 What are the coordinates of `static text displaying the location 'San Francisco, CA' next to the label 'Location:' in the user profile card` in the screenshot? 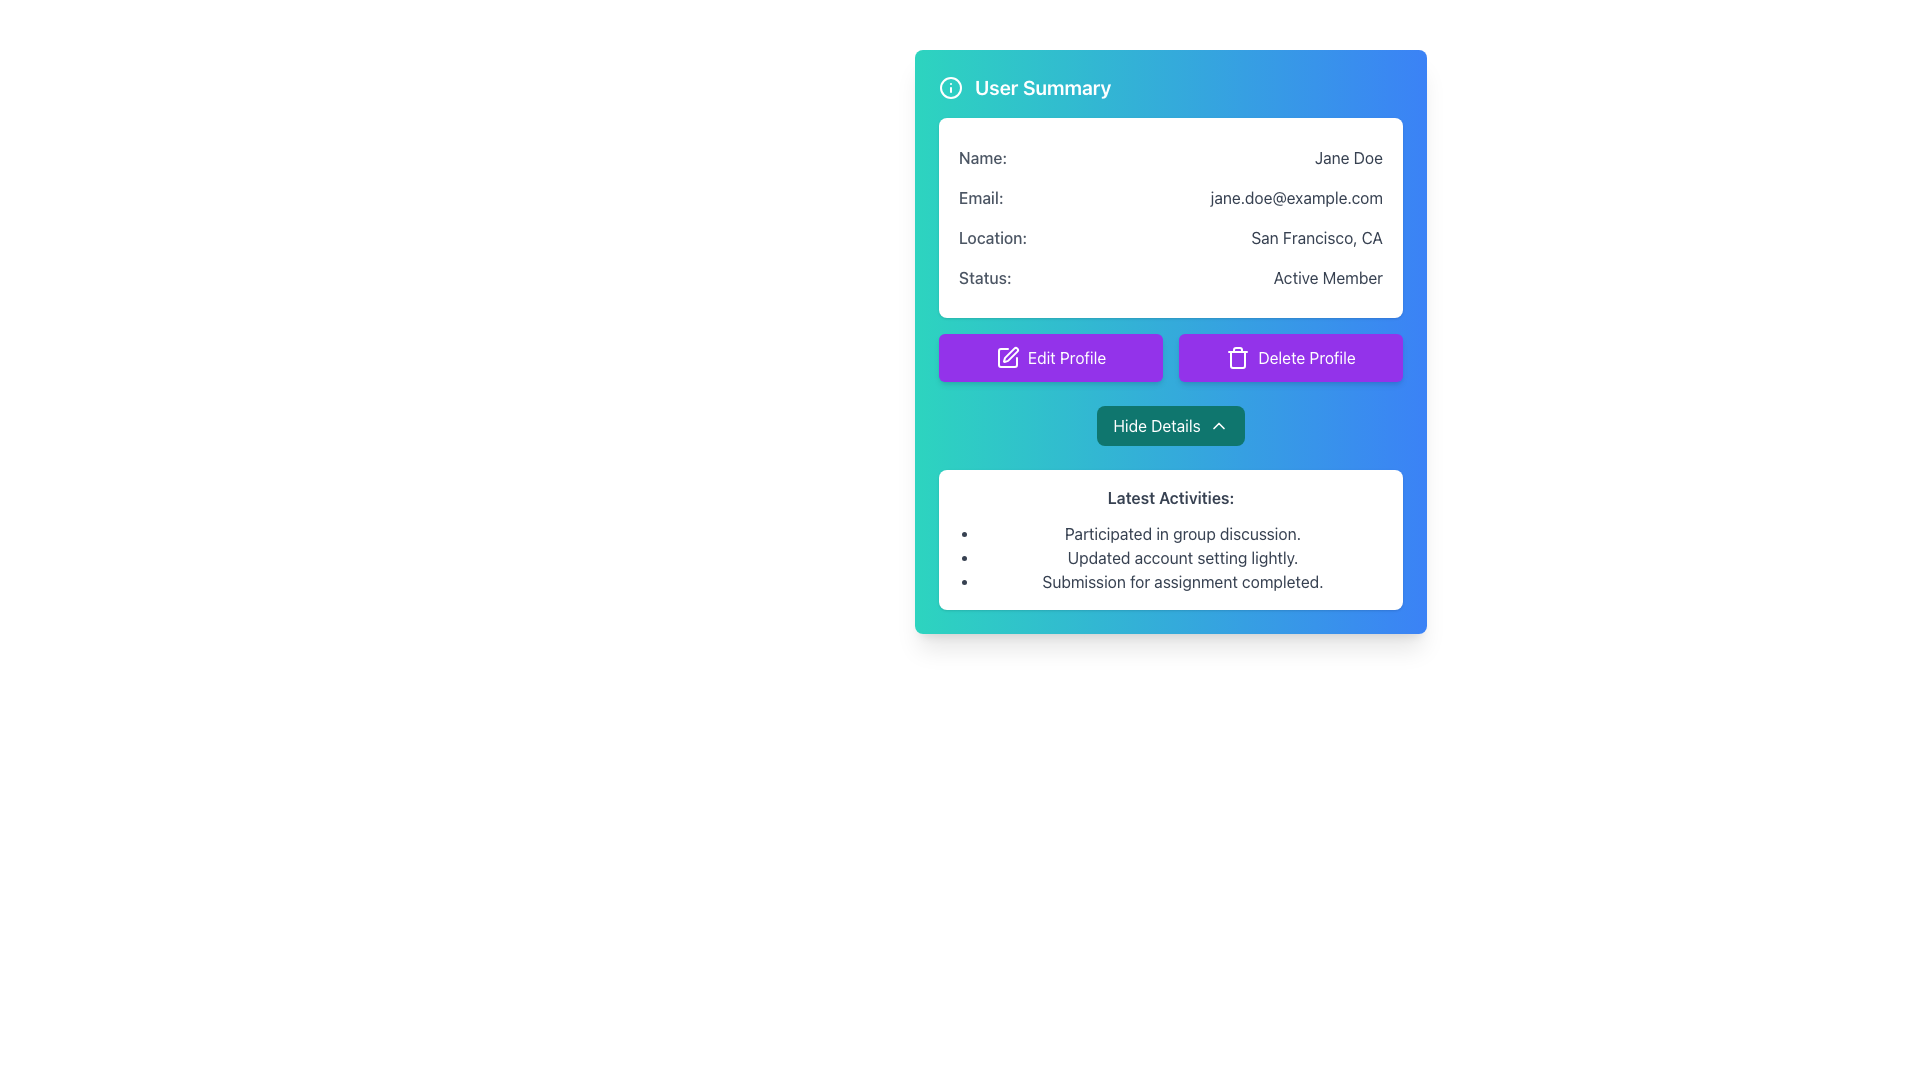 It's located at (1317, 237).